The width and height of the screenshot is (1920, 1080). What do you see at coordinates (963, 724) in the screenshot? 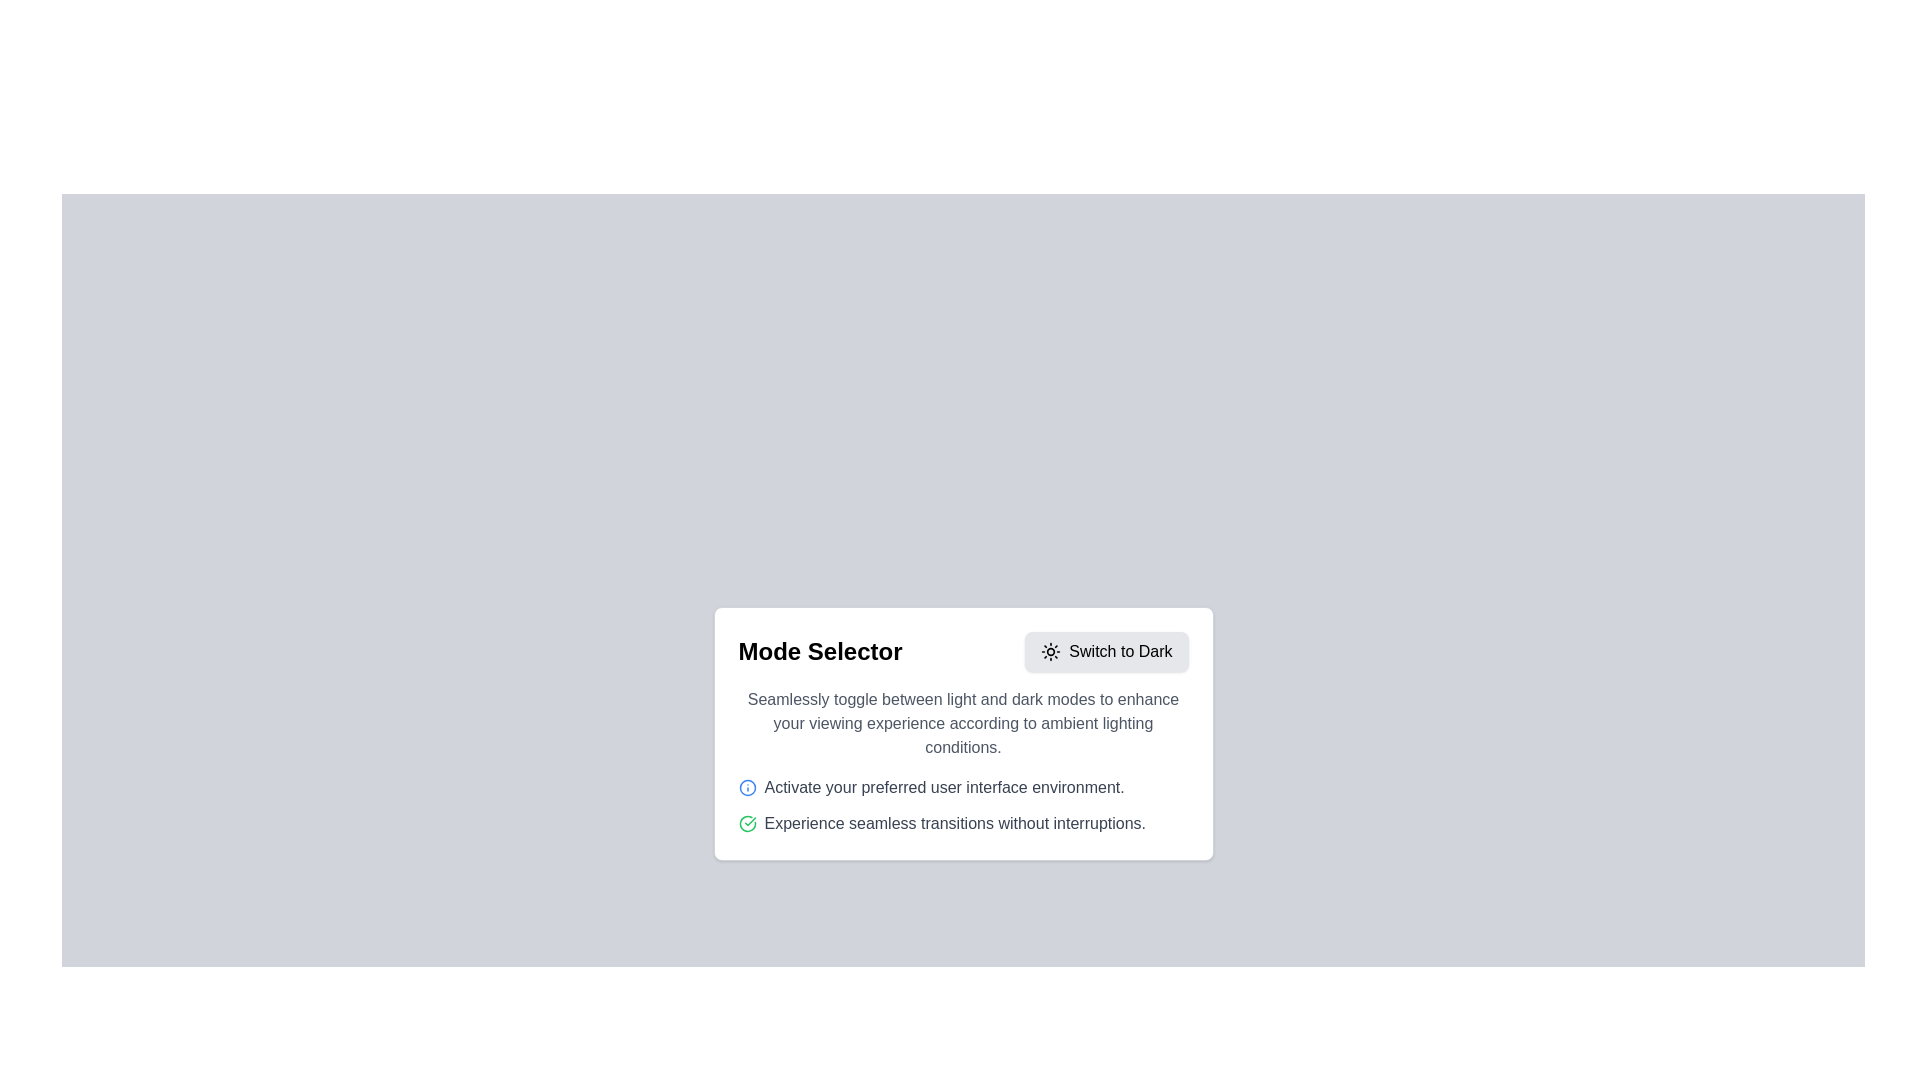
I see `the descriptive text block about toggling between light and dark modes, located below the 'Mode Selector' title` at bounding box center [963, 724].